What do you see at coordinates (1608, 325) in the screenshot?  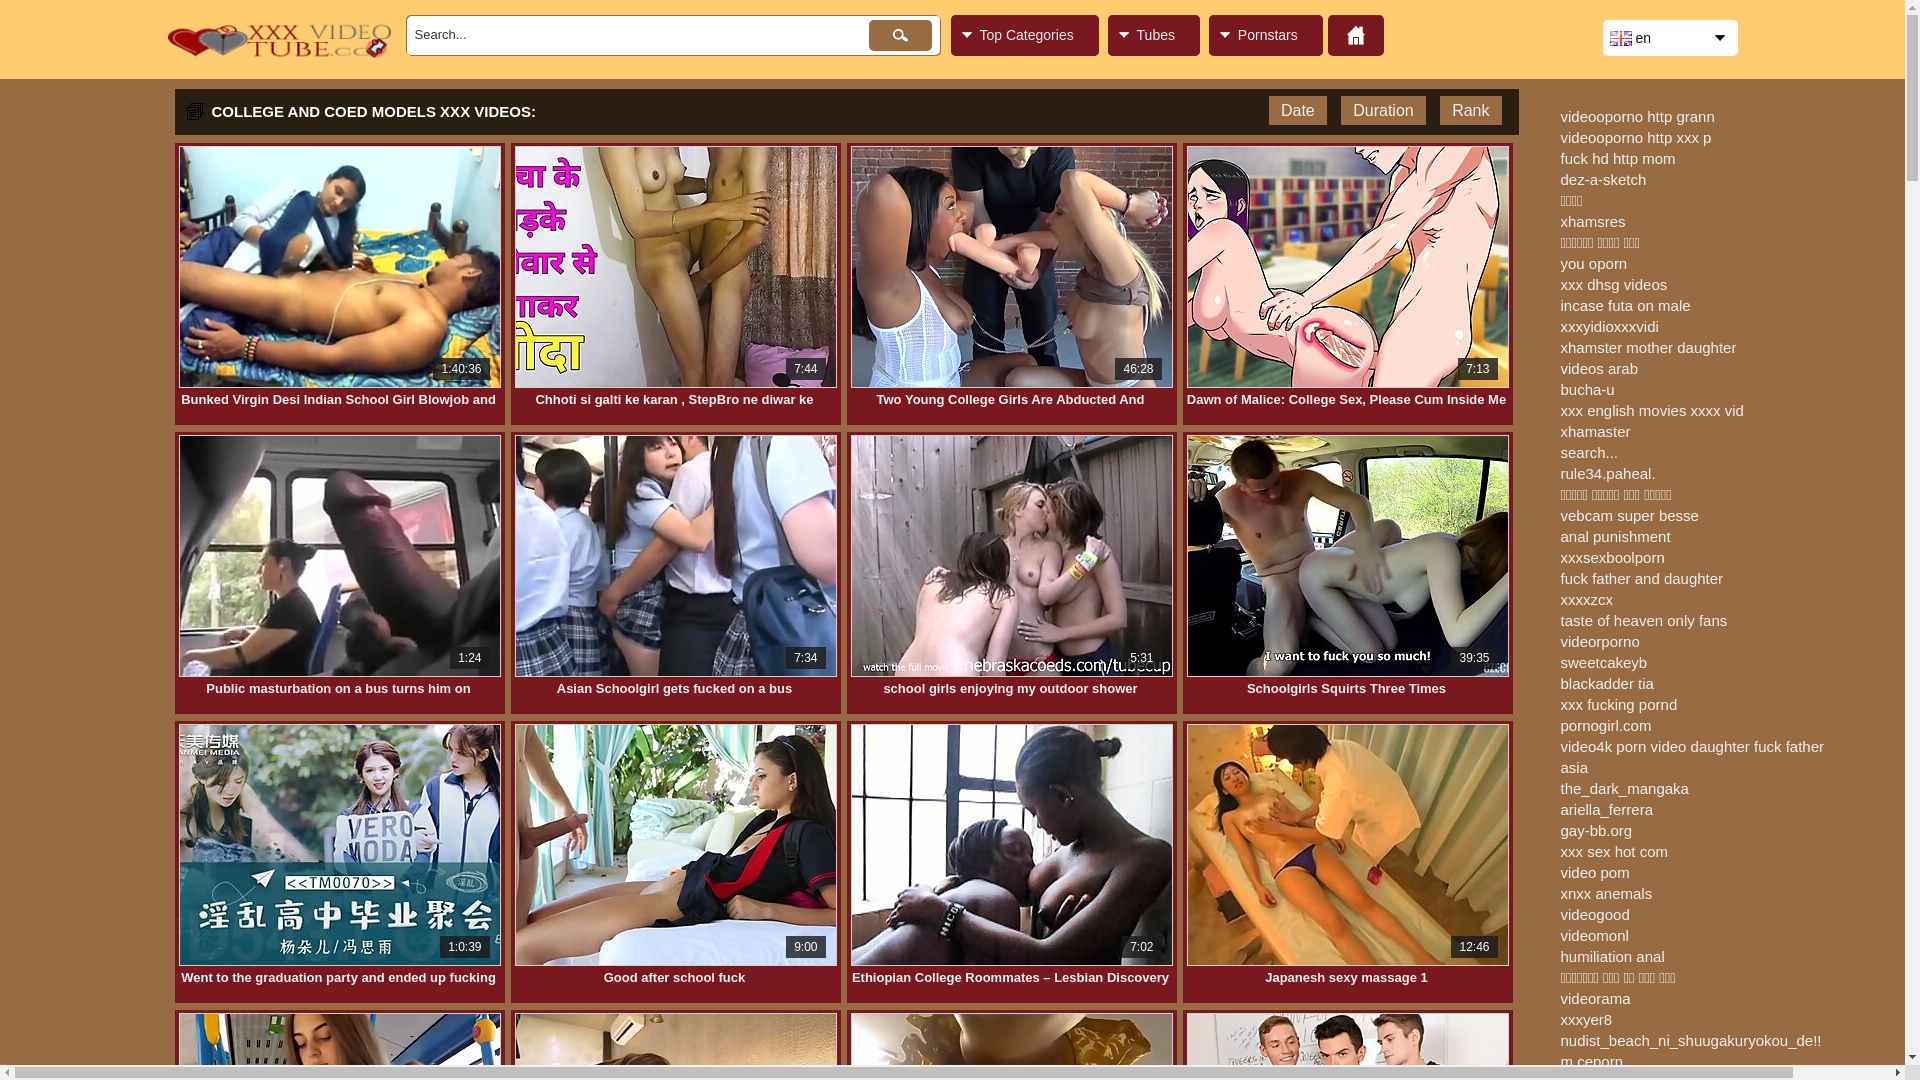 I see `'xxxyidioxxxvidi'` at bounding box center [1608, 325].